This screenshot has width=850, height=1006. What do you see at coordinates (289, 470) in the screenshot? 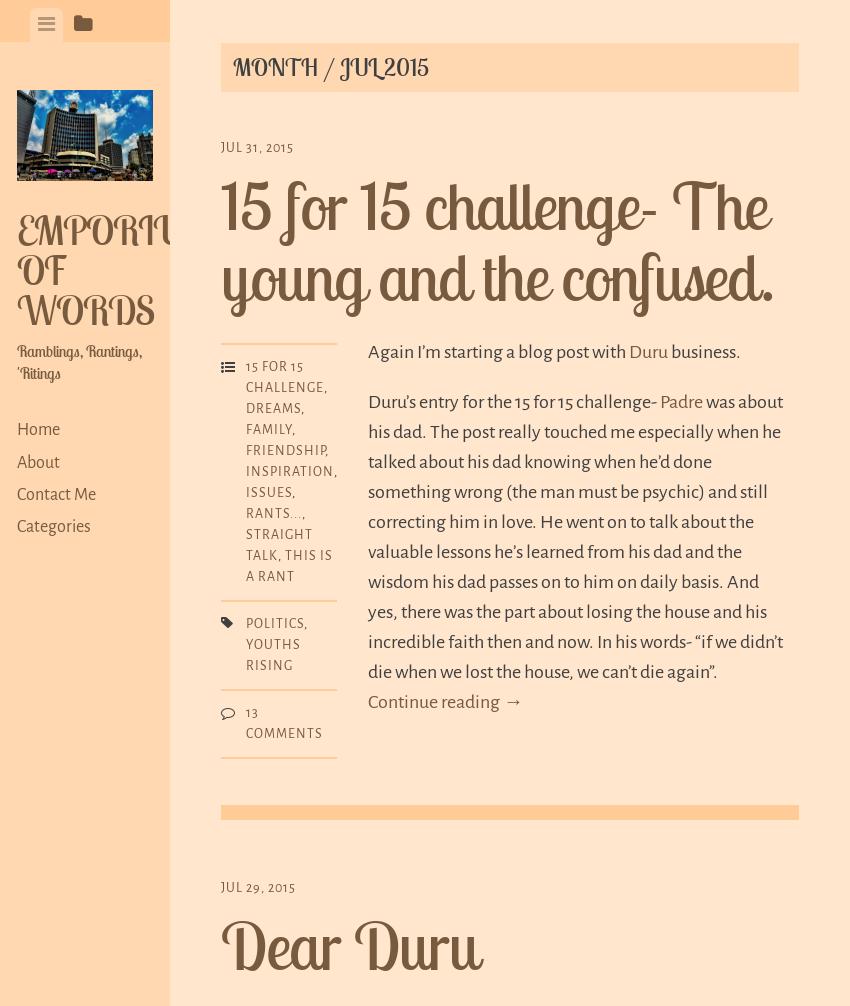
I see `'Inspiration'` at bounding box center [289, 470].